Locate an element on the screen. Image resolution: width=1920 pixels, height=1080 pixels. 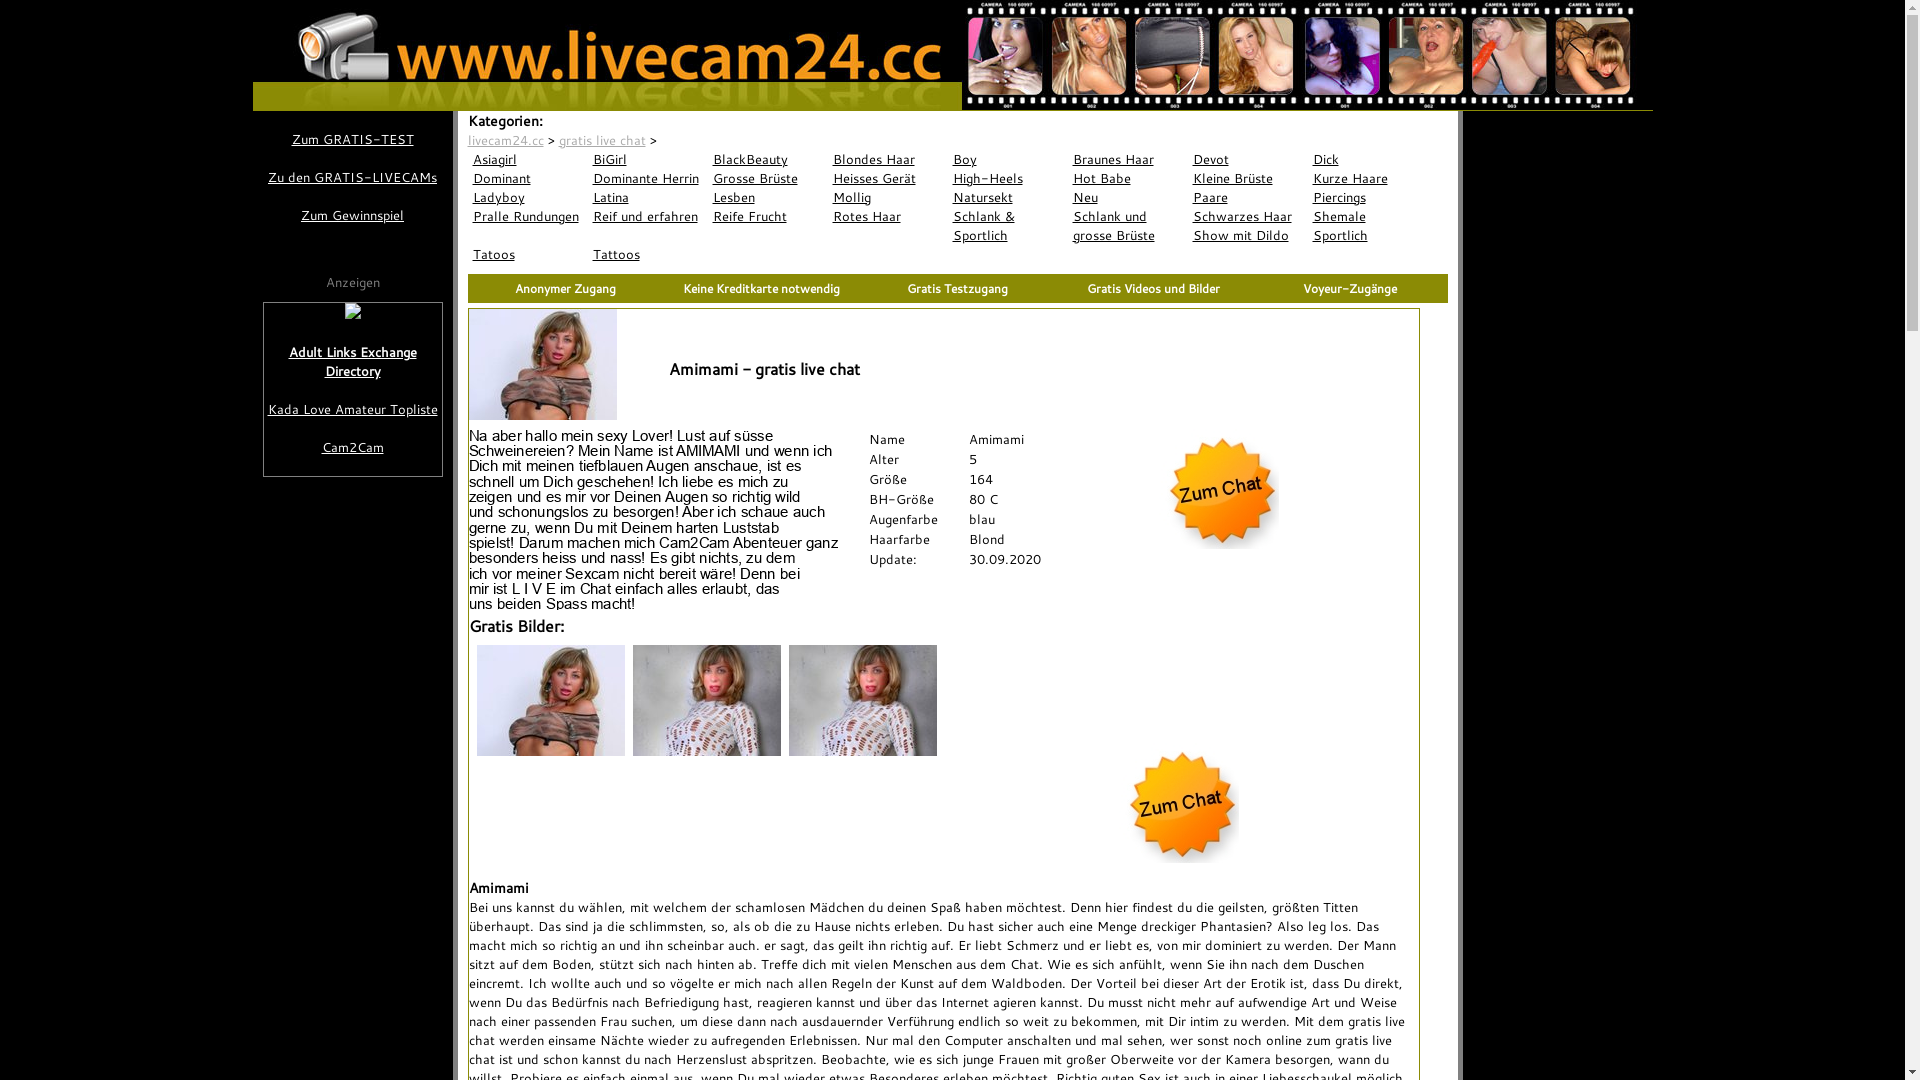
'livecam24.cc' is located at coordinates (505, 138).